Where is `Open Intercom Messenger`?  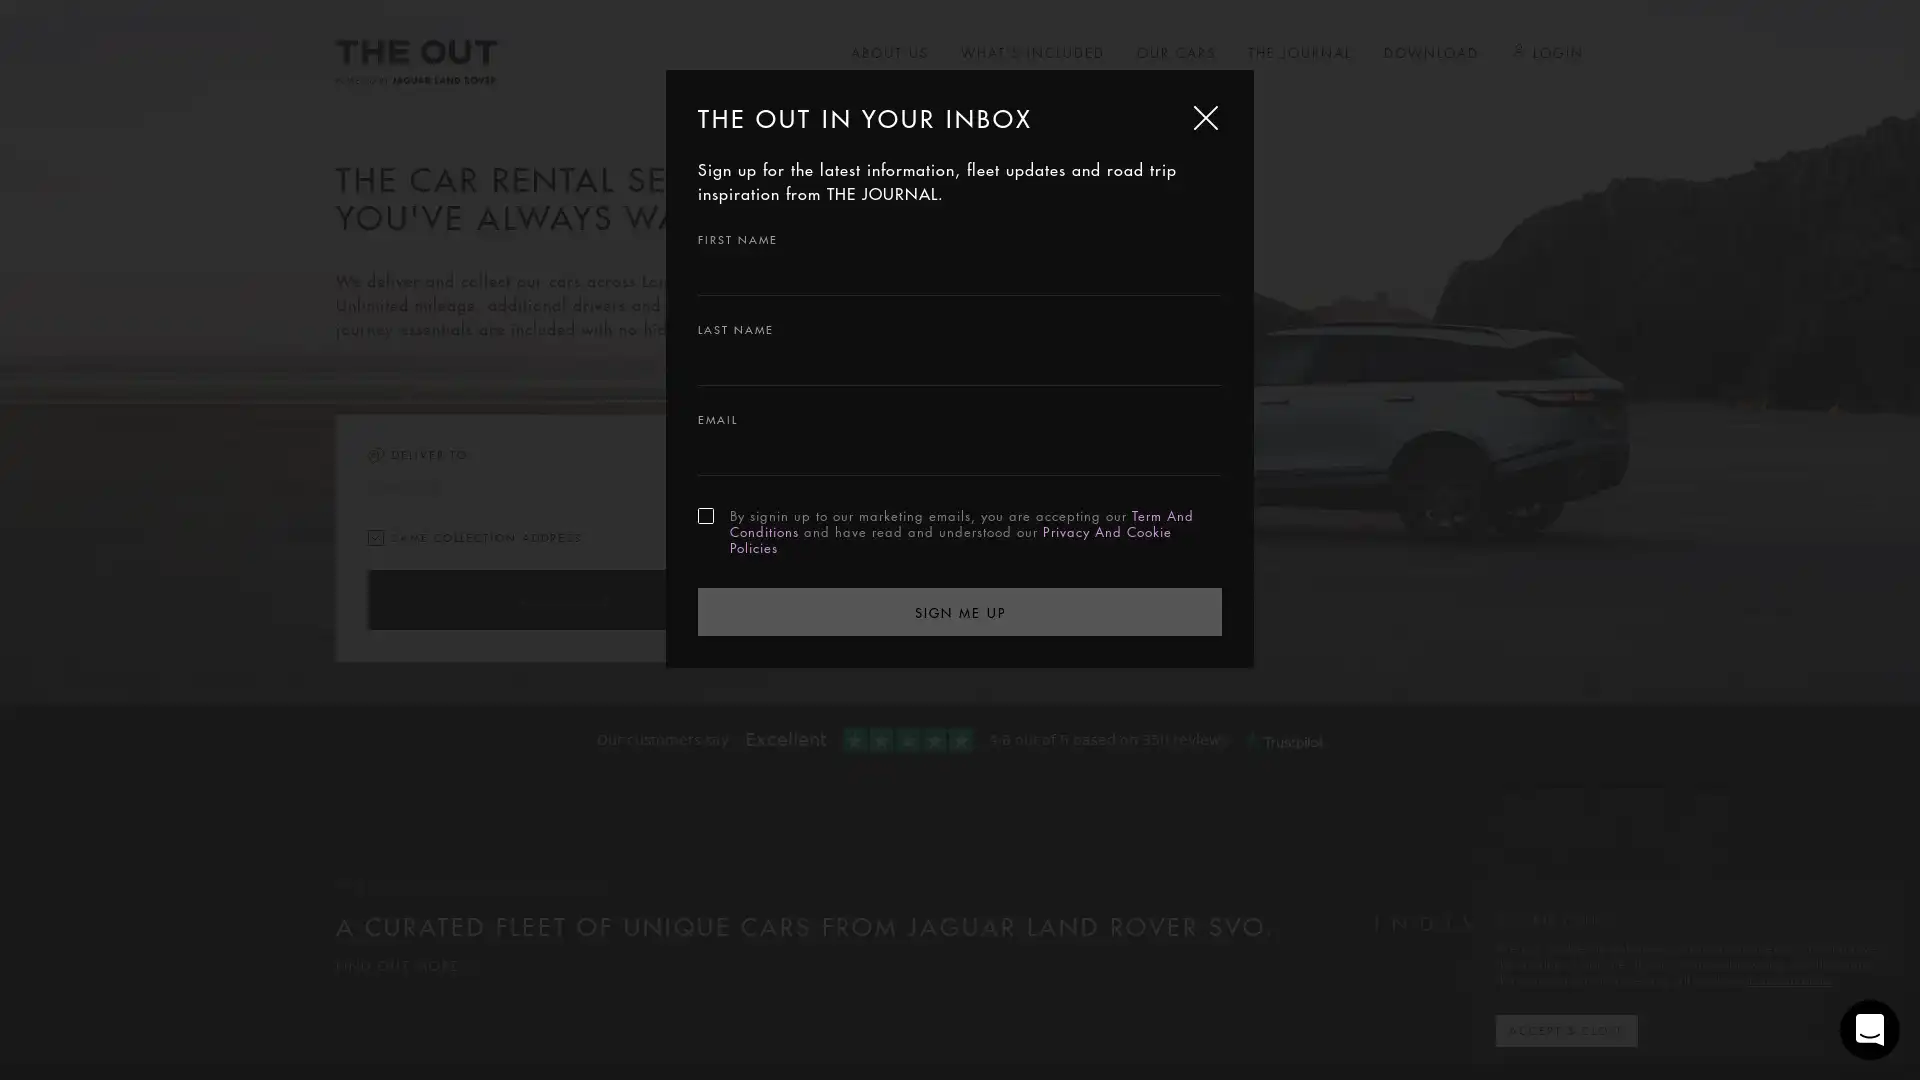
Open Intercom Messenger is located at coordinates (1869, 1029).